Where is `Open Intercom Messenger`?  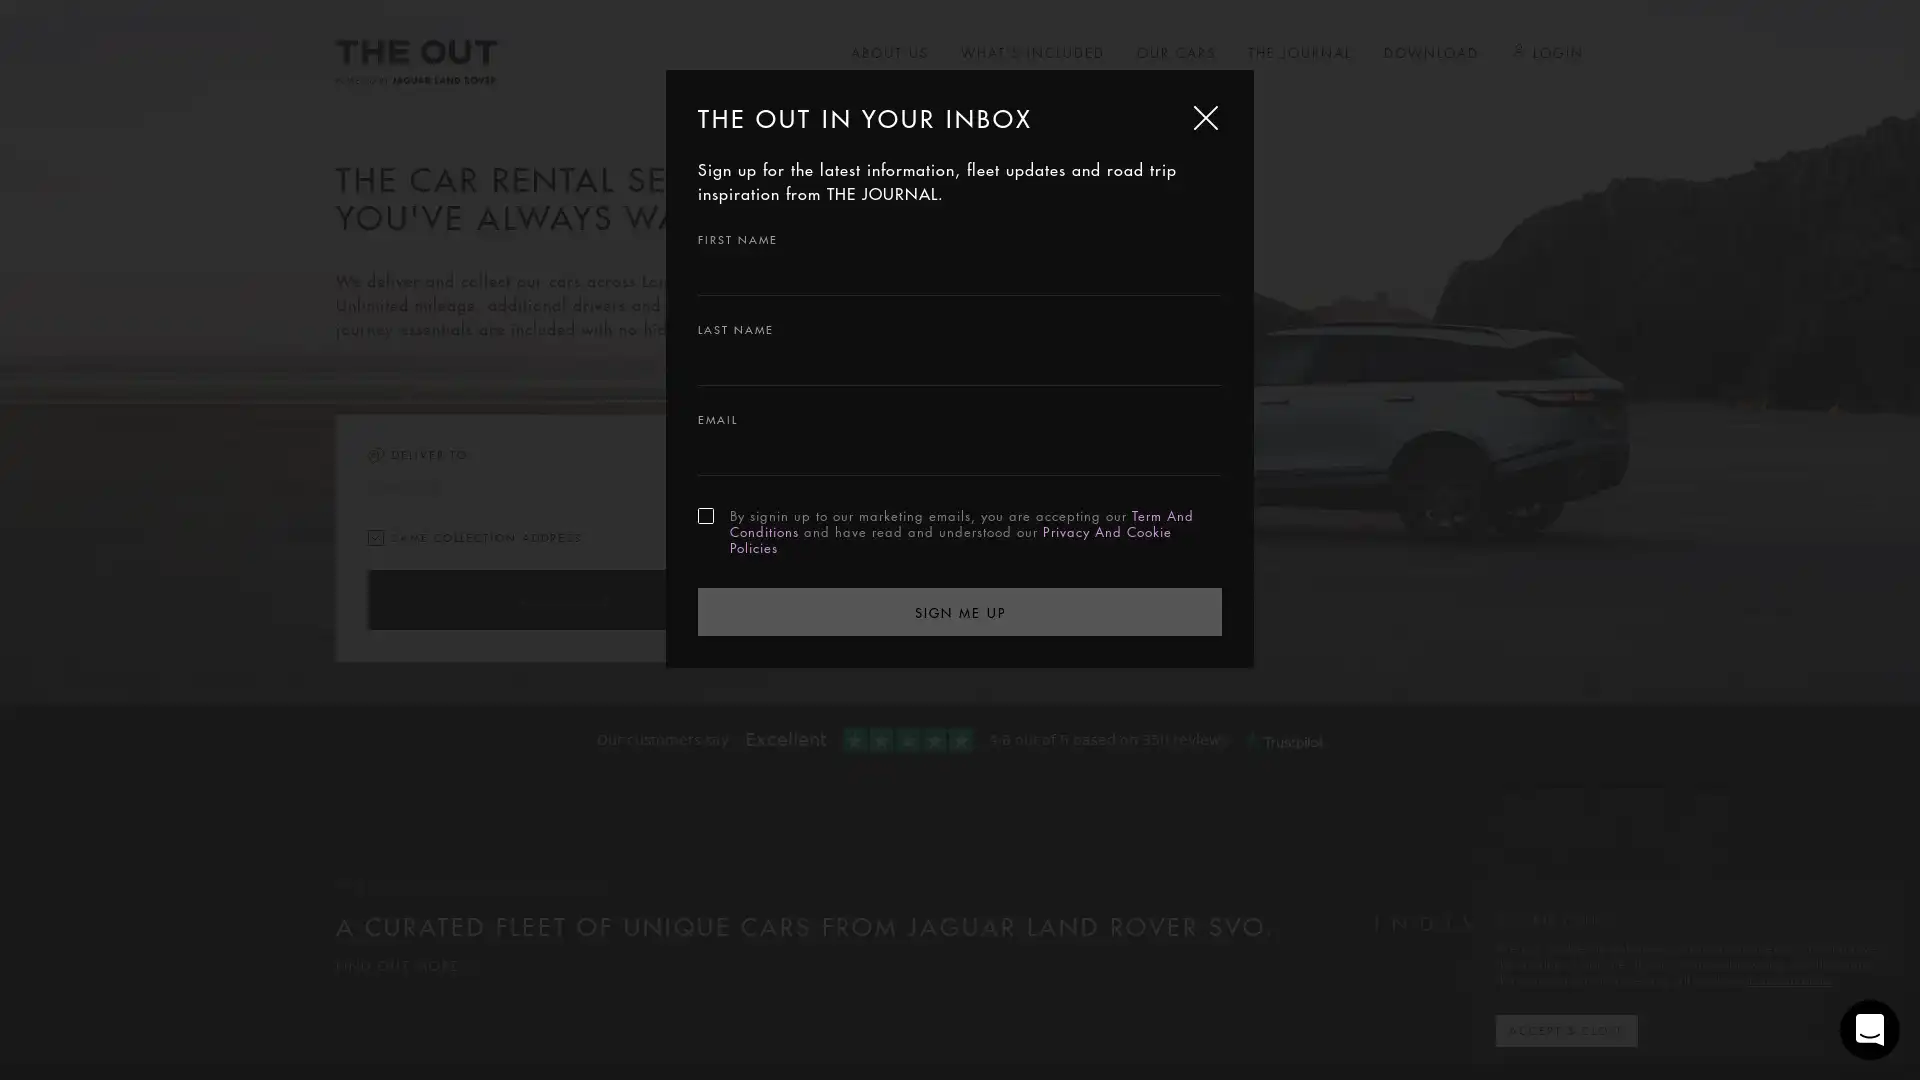
Open Intercom Messenger is located at coordinates (1869, 1029).